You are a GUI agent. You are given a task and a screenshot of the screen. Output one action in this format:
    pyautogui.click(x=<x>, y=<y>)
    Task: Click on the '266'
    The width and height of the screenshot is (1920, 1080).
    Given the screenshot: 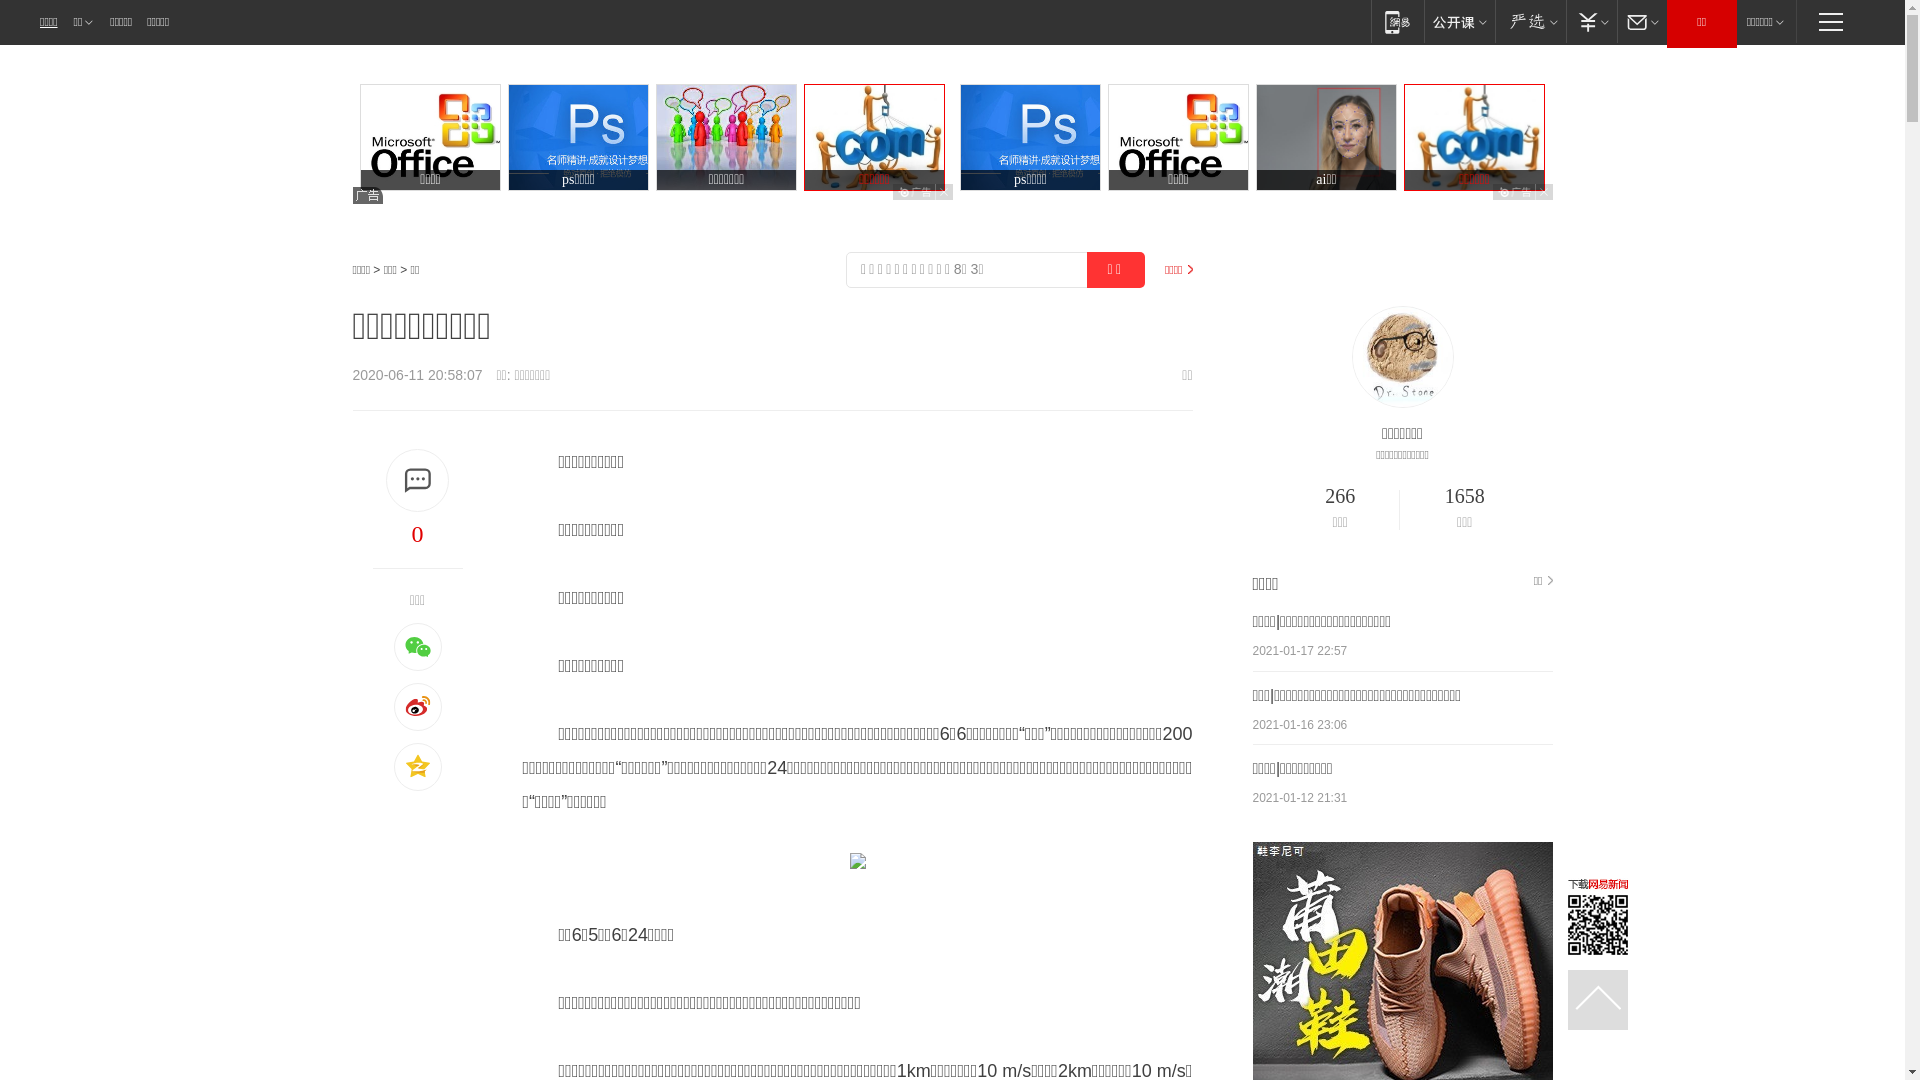 What is the action you would take?
    pyautogui.click(x=1339, y=496)
    